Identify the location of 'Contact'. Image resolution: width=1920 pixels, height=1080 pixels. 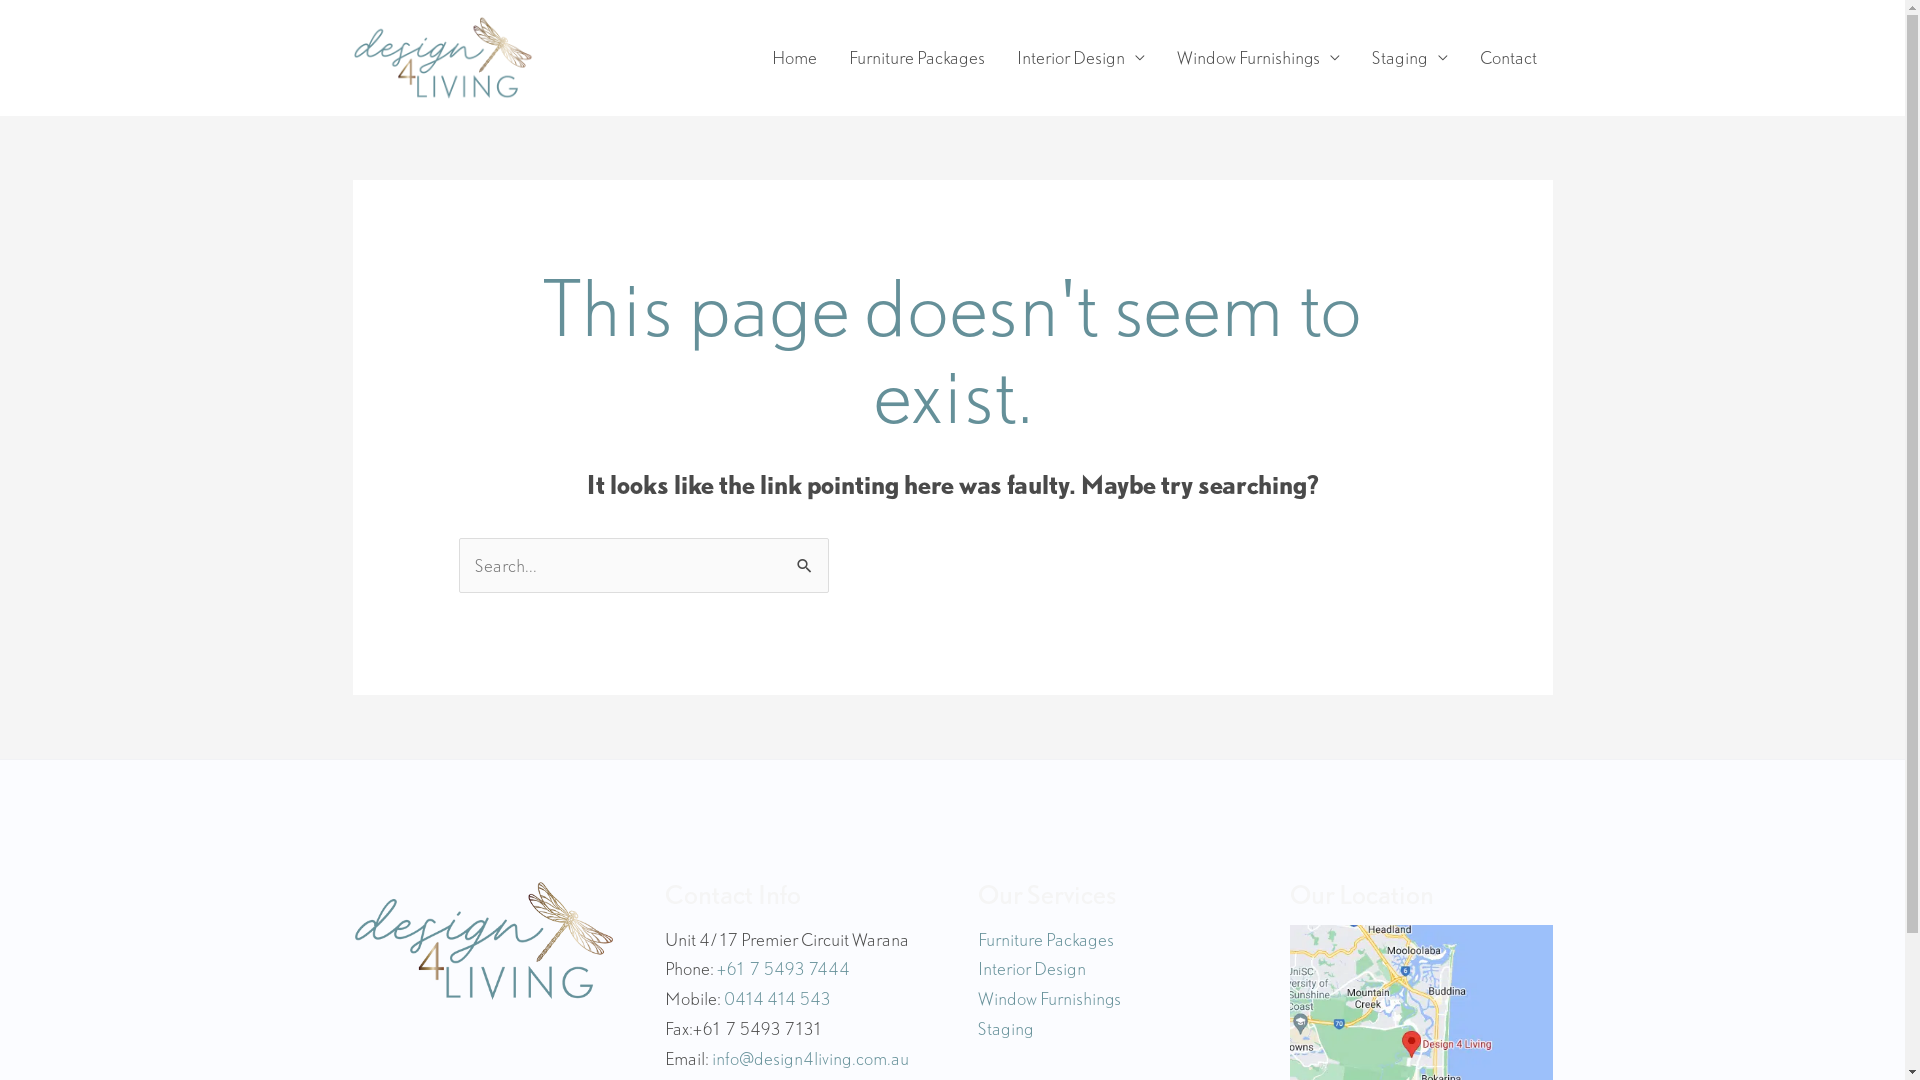
(1508, 56).